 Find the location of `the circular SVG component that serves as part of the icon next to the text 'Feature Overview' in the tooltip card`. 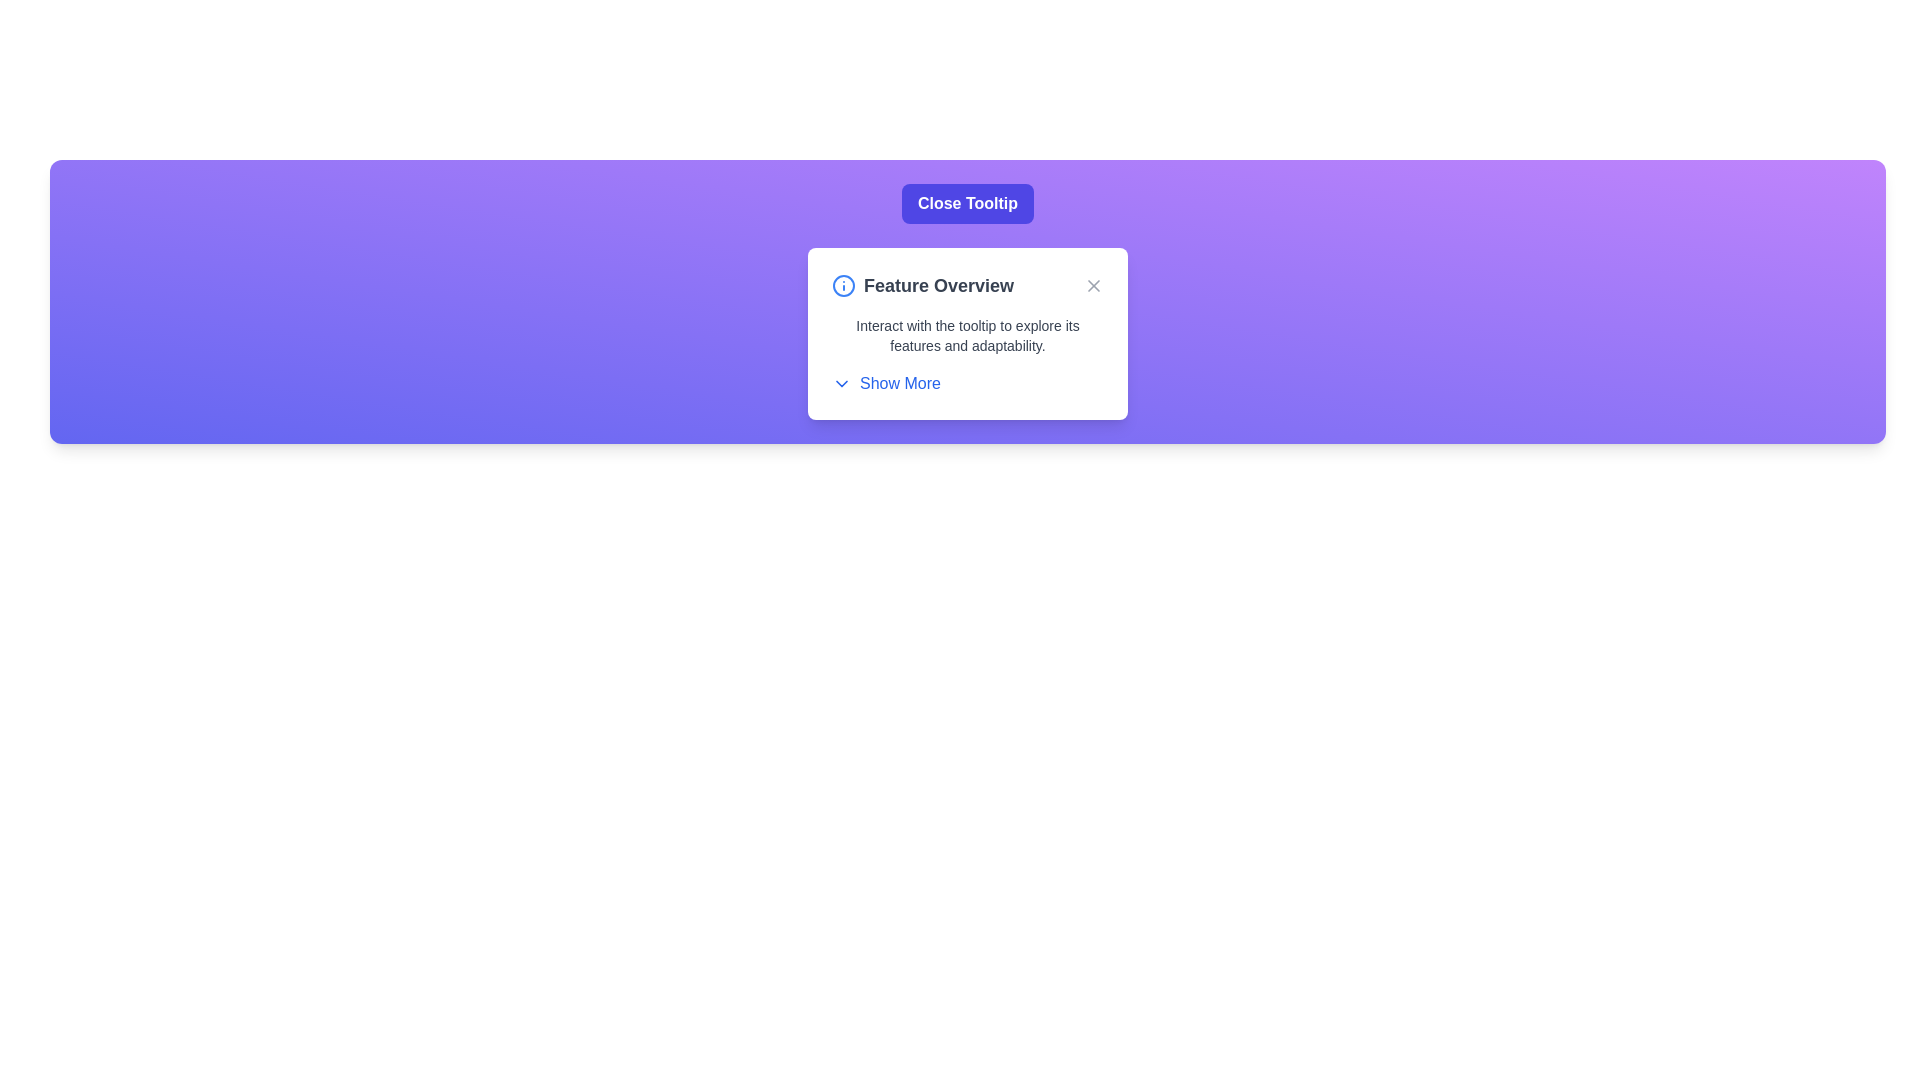

the circular SVG component that serves as part of the icon next to the text 'Feature Overview' in the tooltip card is located at coordinates (844, 285).